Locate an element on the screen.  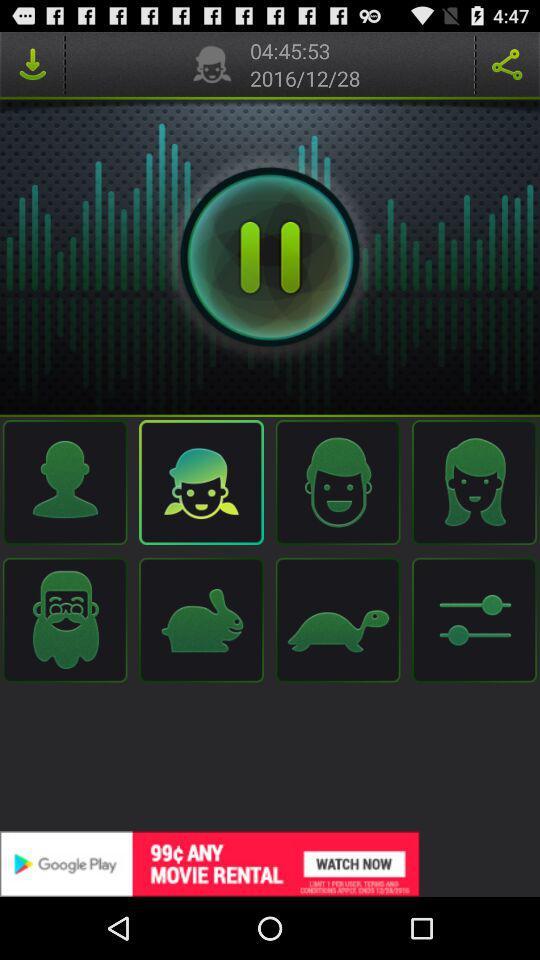
the rabbit image o the web page is located at coordinates (202, 619).